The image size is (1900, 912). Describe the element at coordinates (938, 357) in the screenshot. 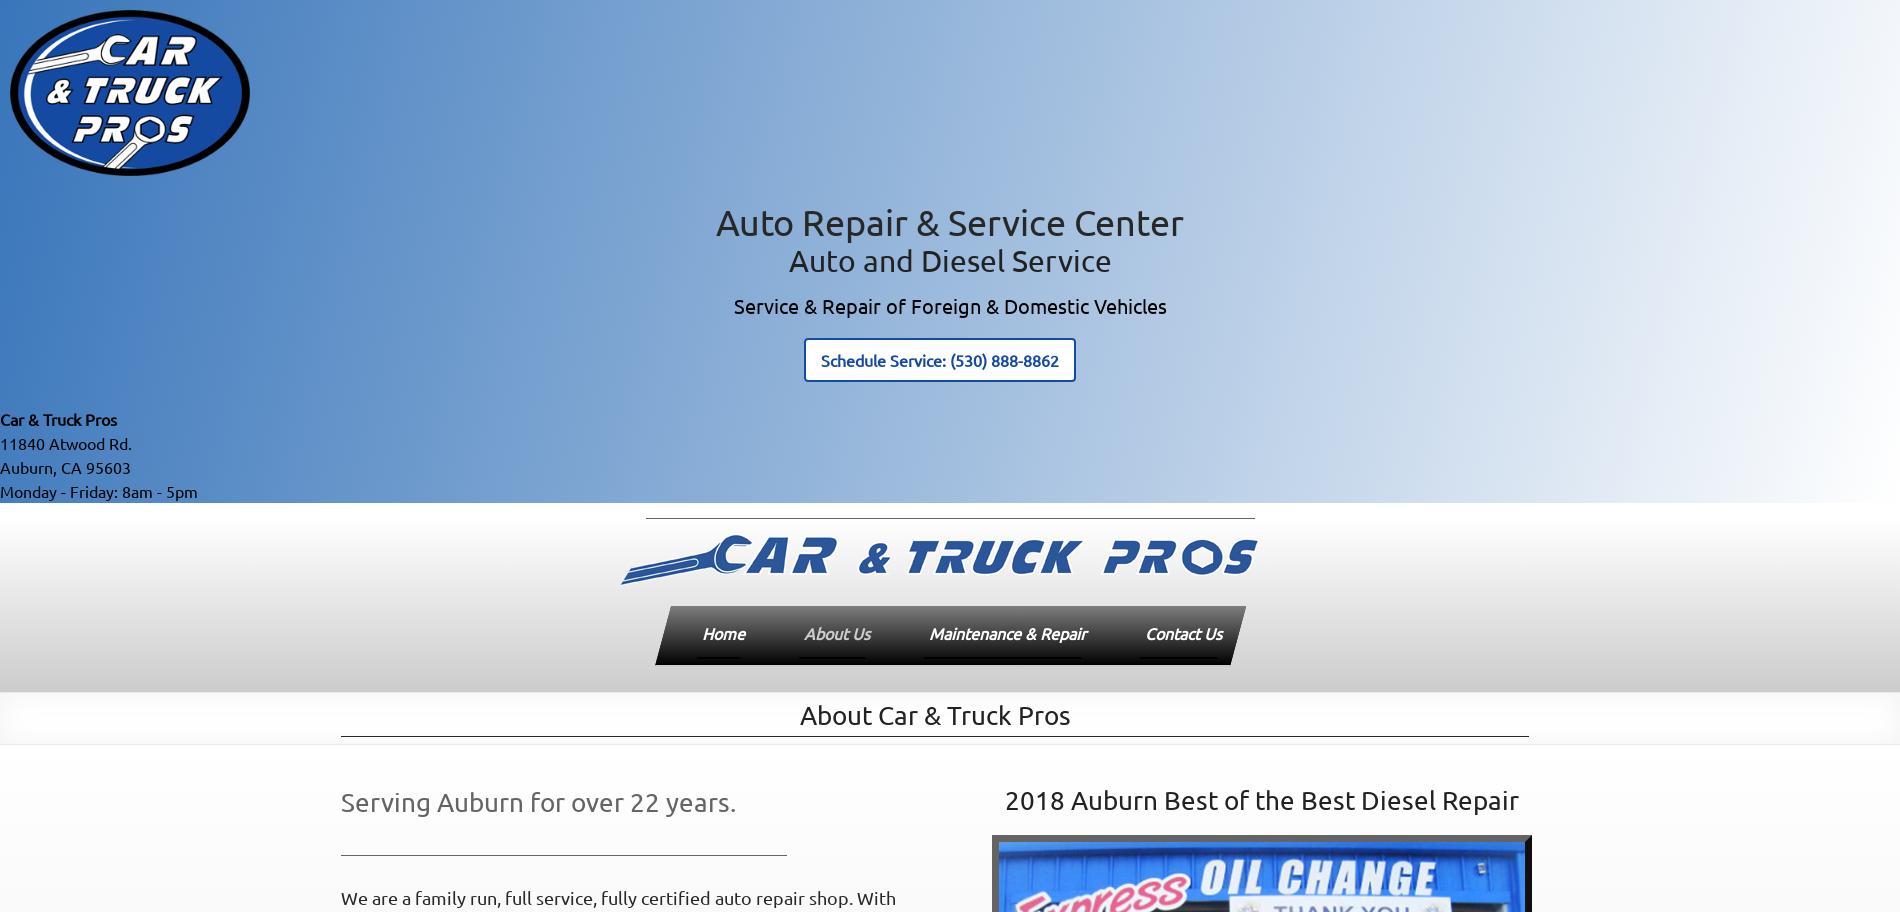

I see `'Schedule Service: (530) 888-8862'` at that location.